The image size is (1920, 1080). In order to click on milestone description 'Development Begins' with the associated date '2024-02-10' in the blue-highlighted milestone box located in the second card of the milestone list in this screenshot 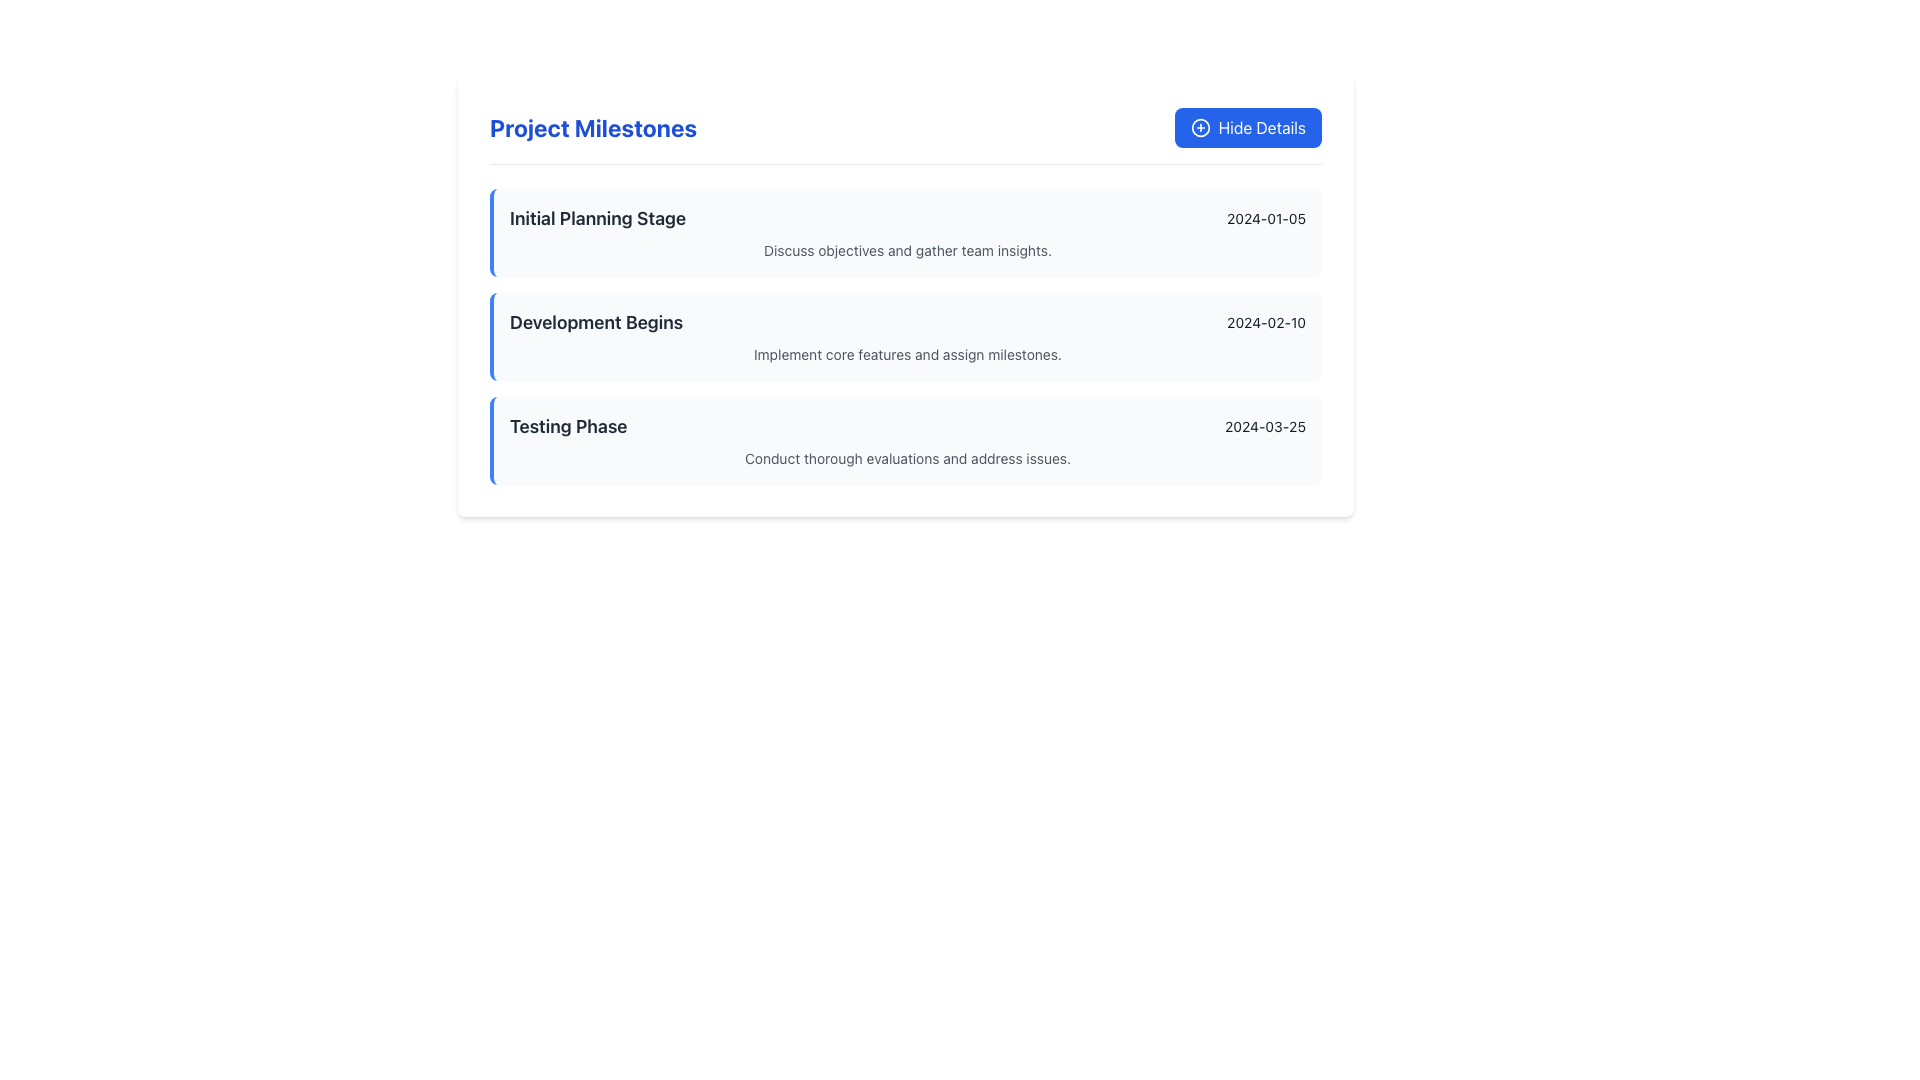, I will do `click(906, 322)`.